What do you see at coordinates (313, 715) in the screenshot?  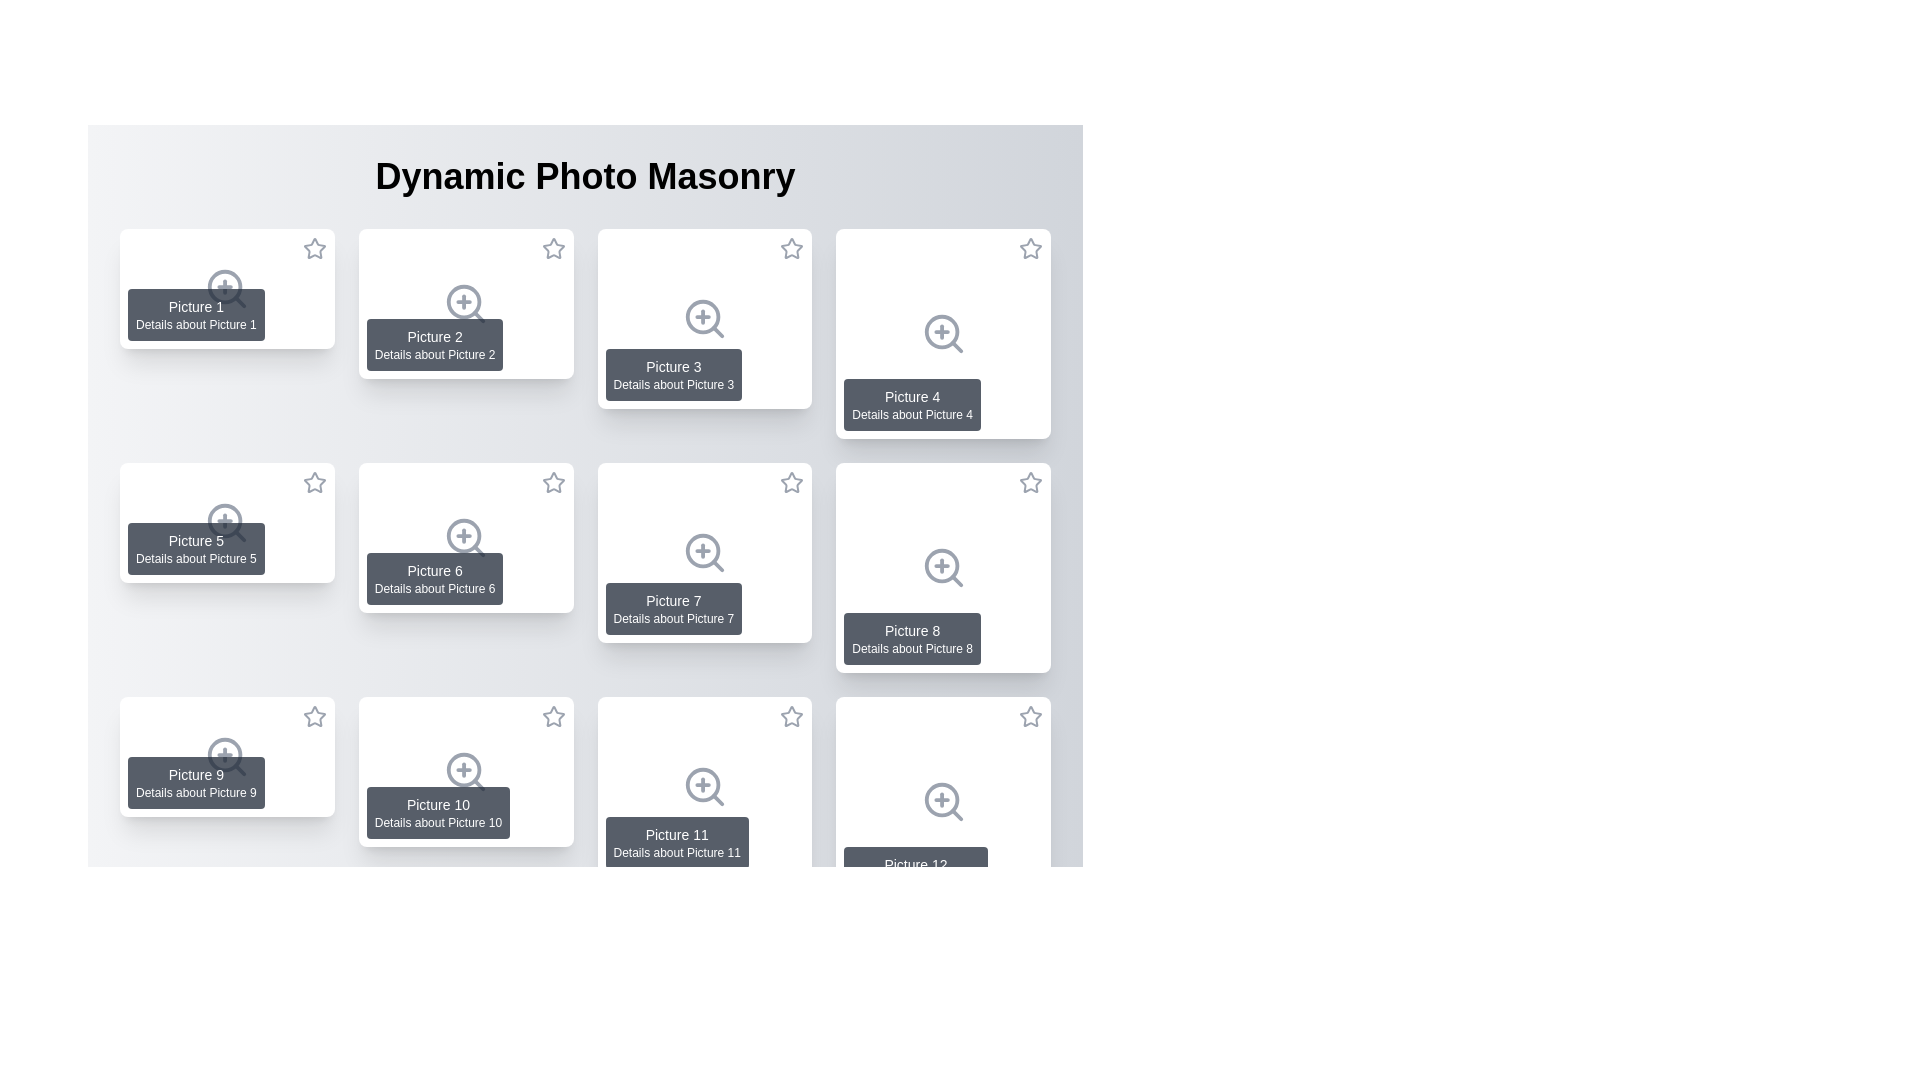 I see `the star button in the top-right corner of the 'Picture 9' card` at bounding box center [313, 715].